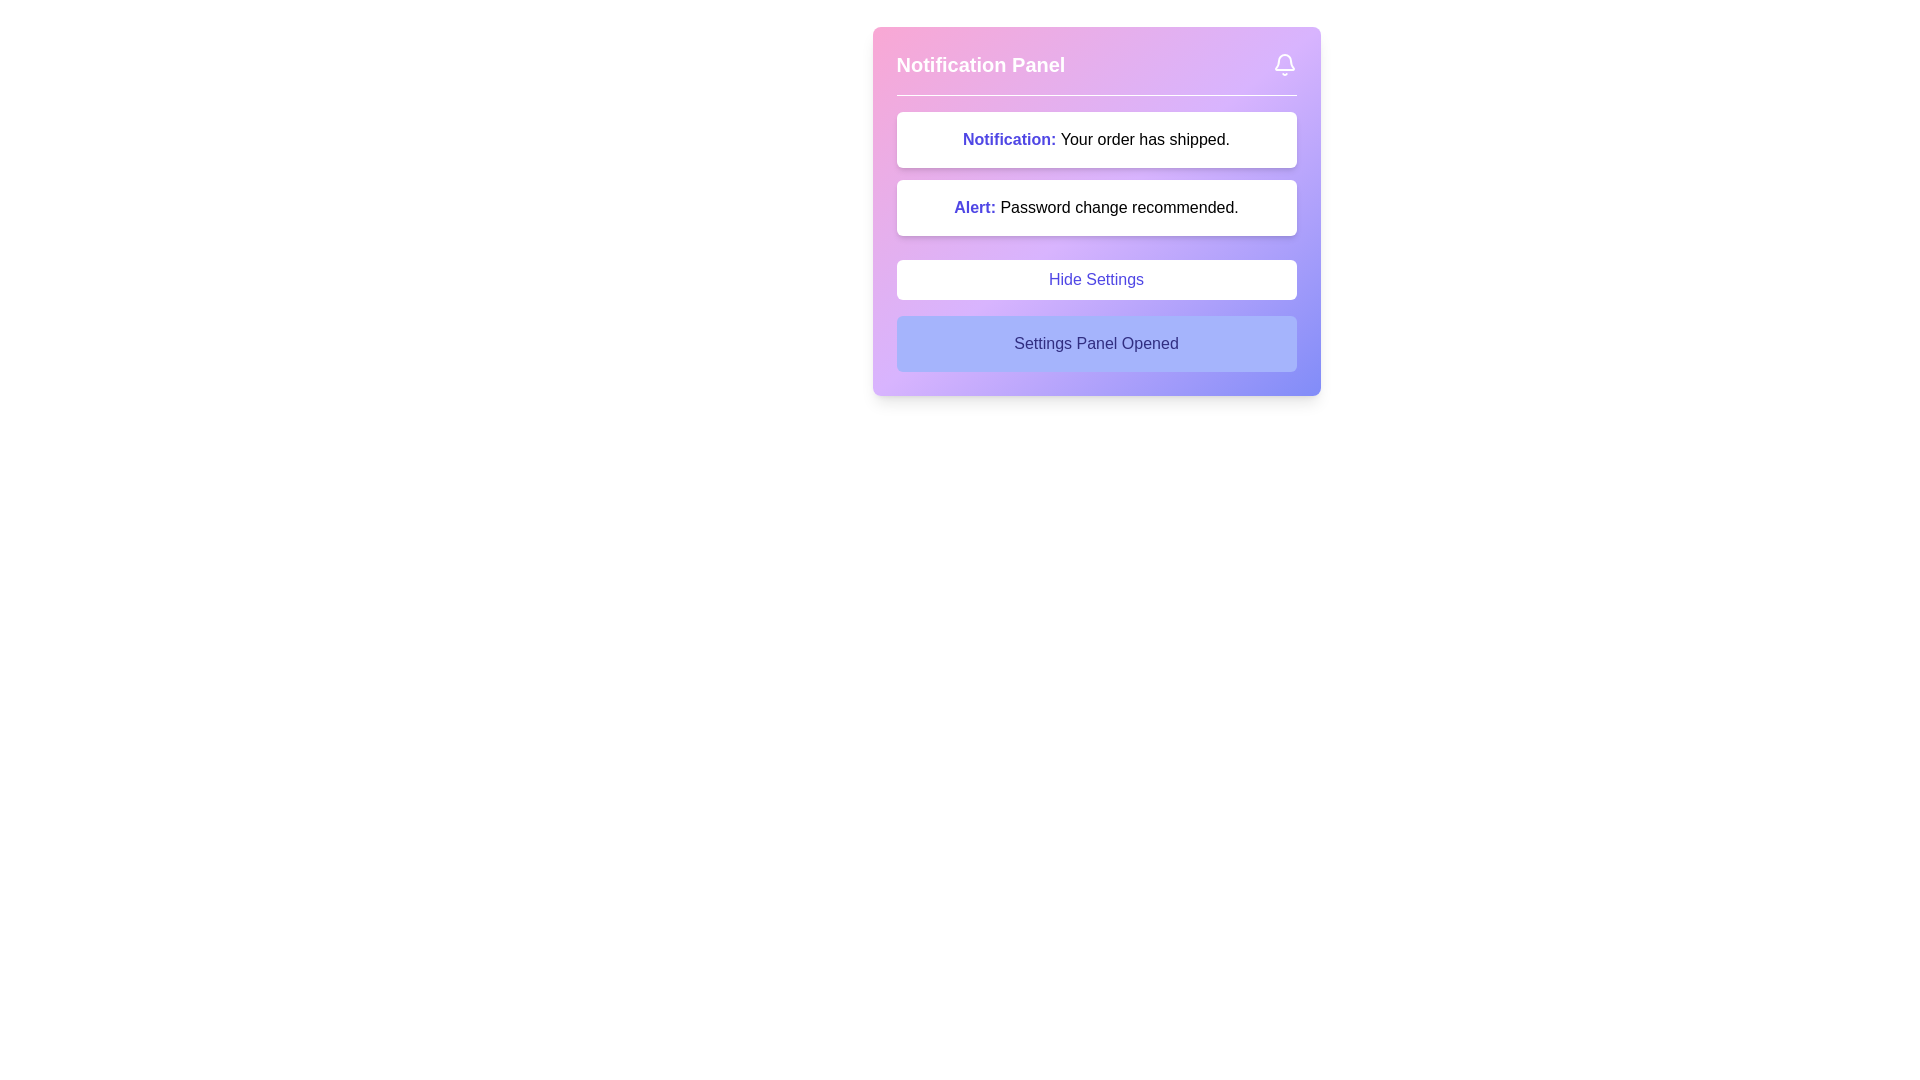  I want to click on the notification box that displays the message 'Notification: Your order has shipped.' which is located at the top of the list of notification boxes, so click(1095, 138).